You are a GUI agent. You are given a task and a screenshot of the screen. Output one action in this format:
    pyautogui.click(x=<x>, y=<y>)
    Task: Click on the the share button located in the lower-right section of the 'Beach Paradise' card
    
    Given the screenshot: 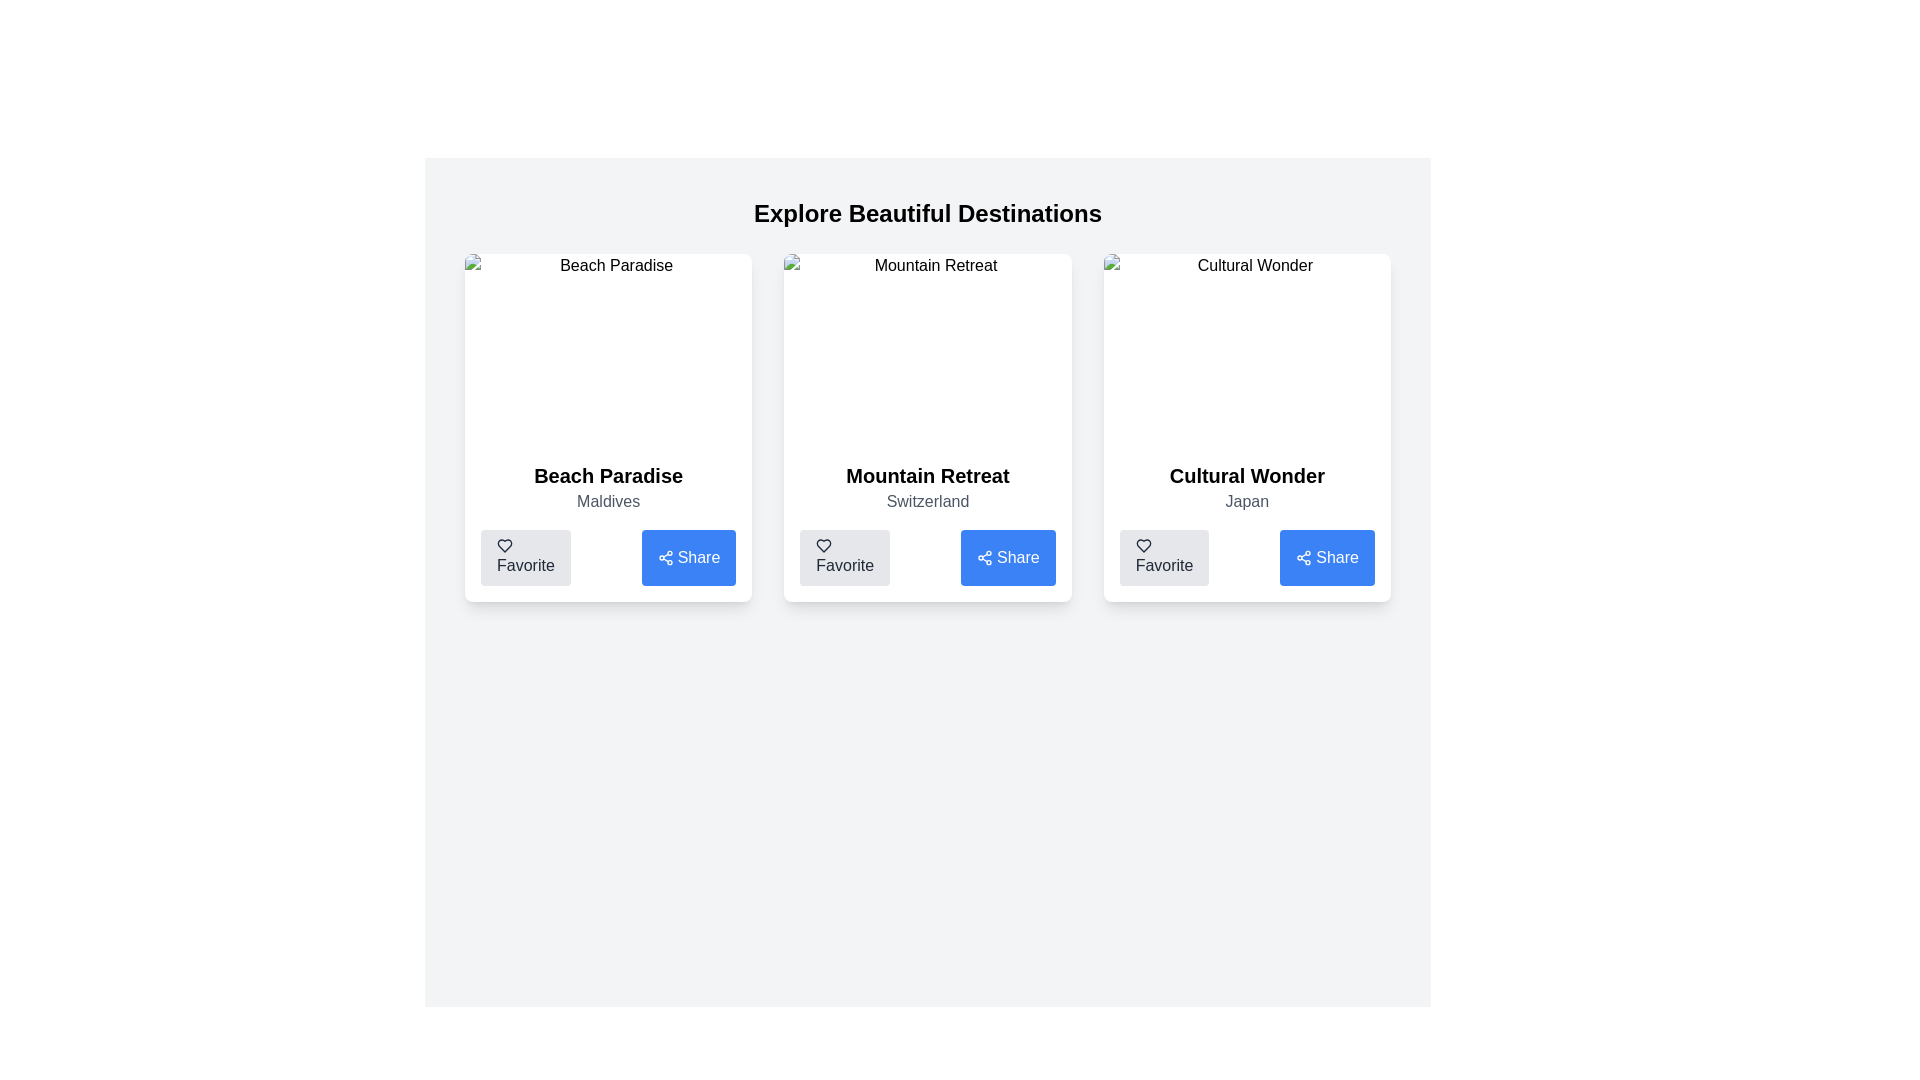 What is the action you would take?
    pyautogui.click(x=665, y=558)
    